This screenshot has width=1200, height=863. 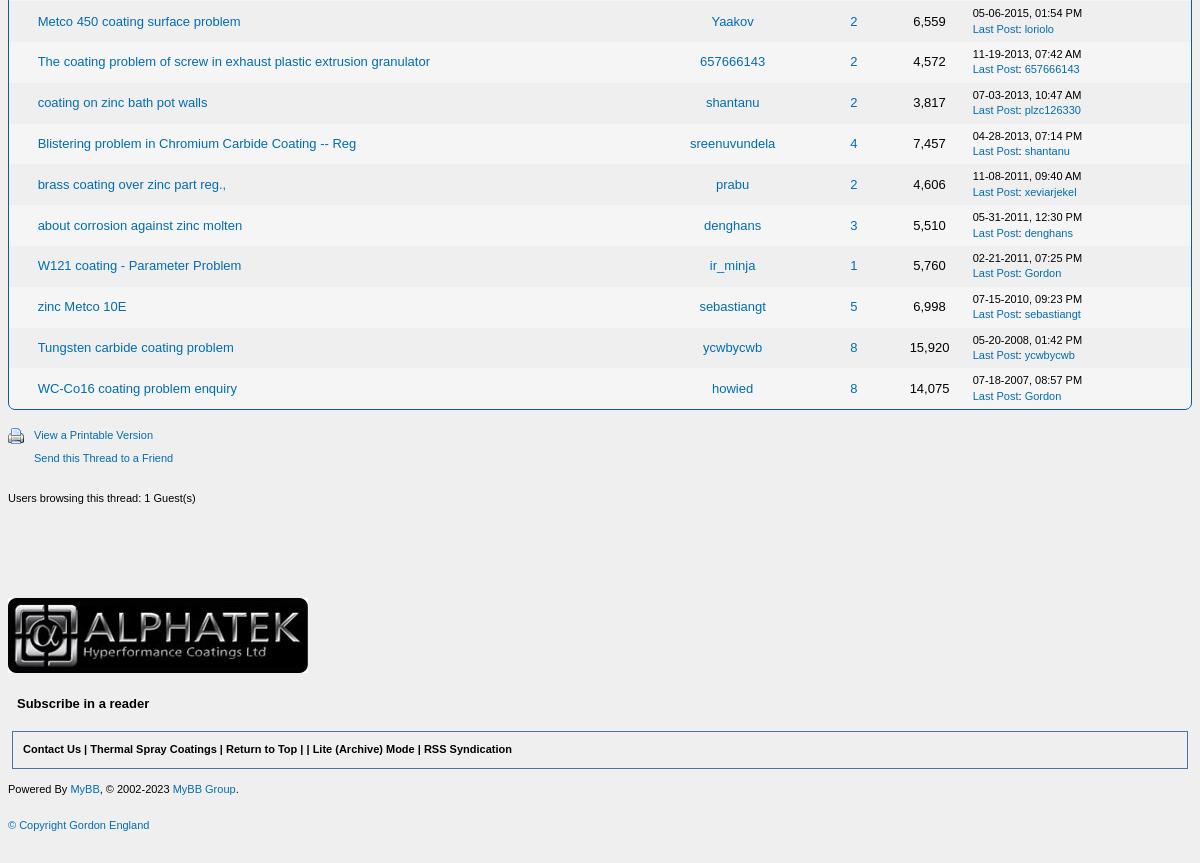 What do you see at coordinates (466, 748) in the screenshot?
I see `'RSS Syndication'` at bounding box center [466, 748].